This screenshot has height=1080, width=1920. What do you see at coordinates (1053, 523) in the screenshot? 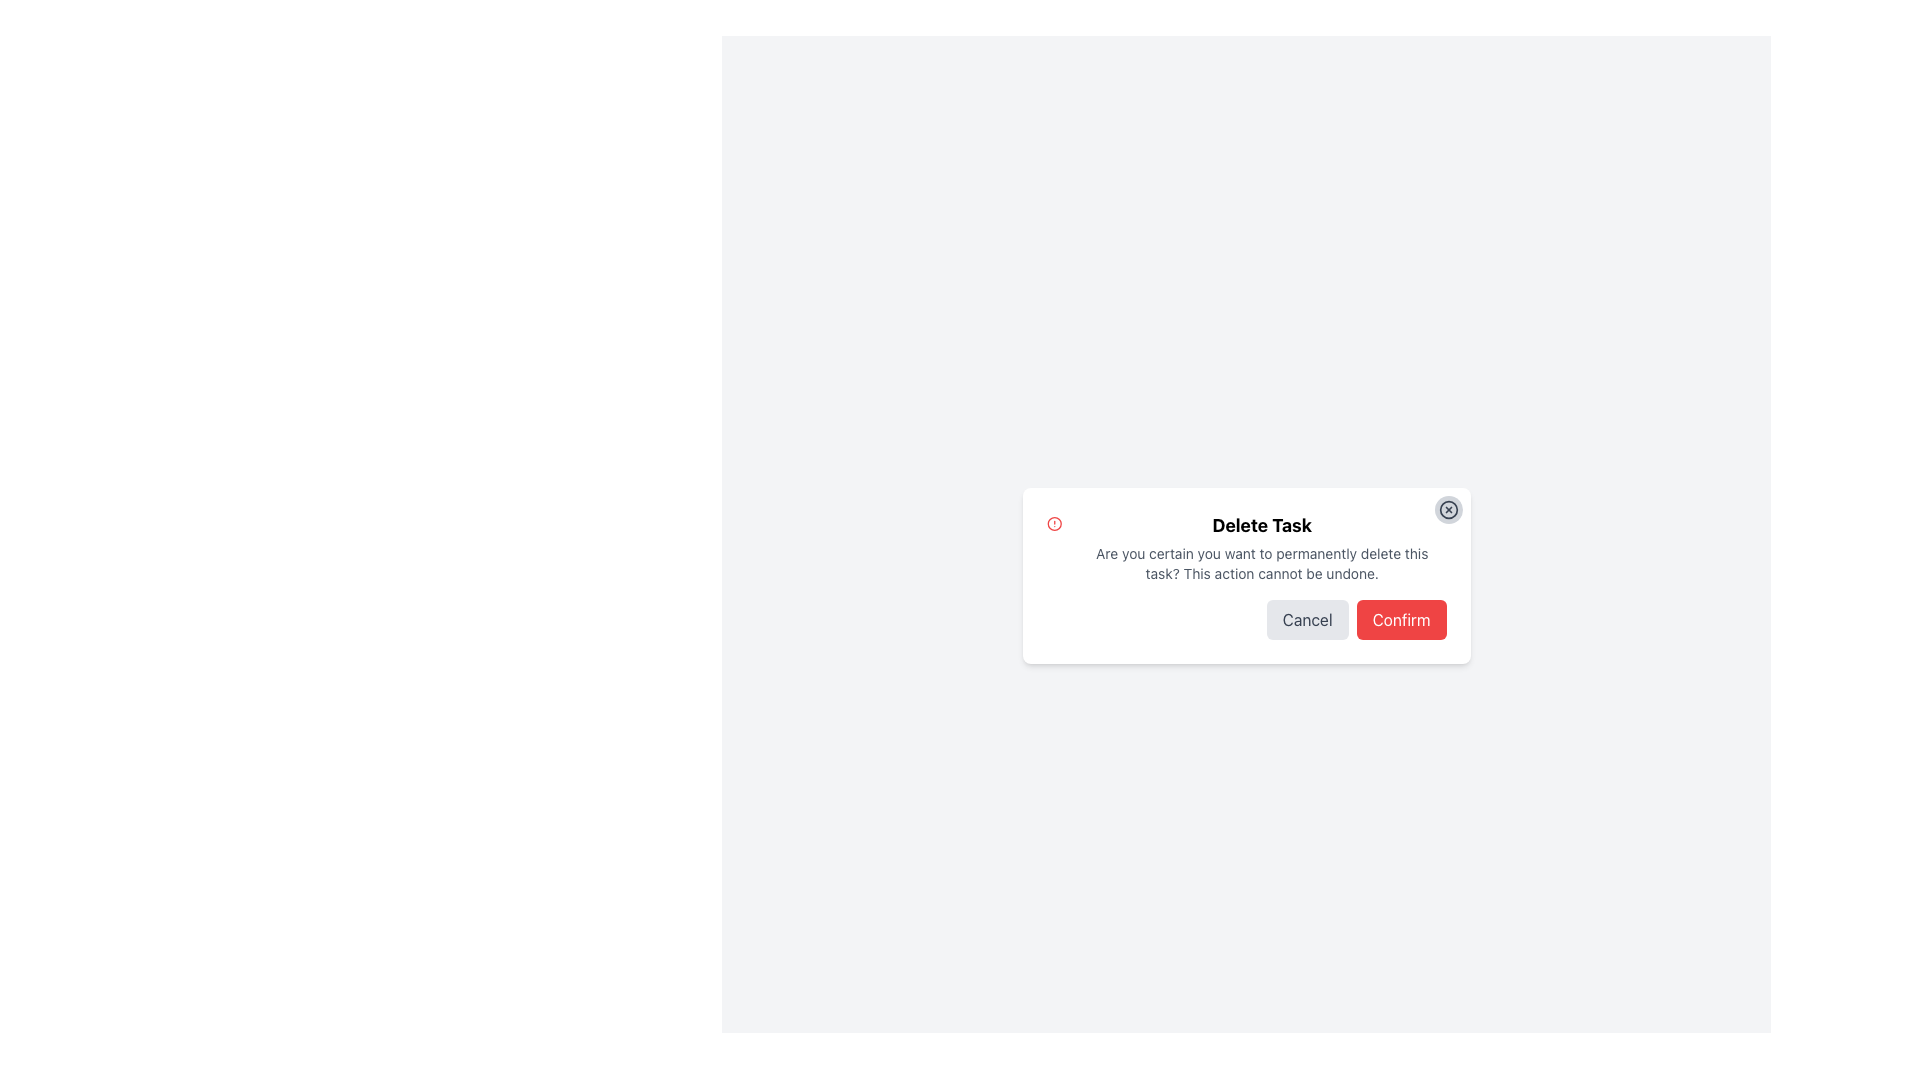
I see `the red circular icon within the warning icon located at the top-left corner of the modal dialog box` at bounding box center [1053, 523].